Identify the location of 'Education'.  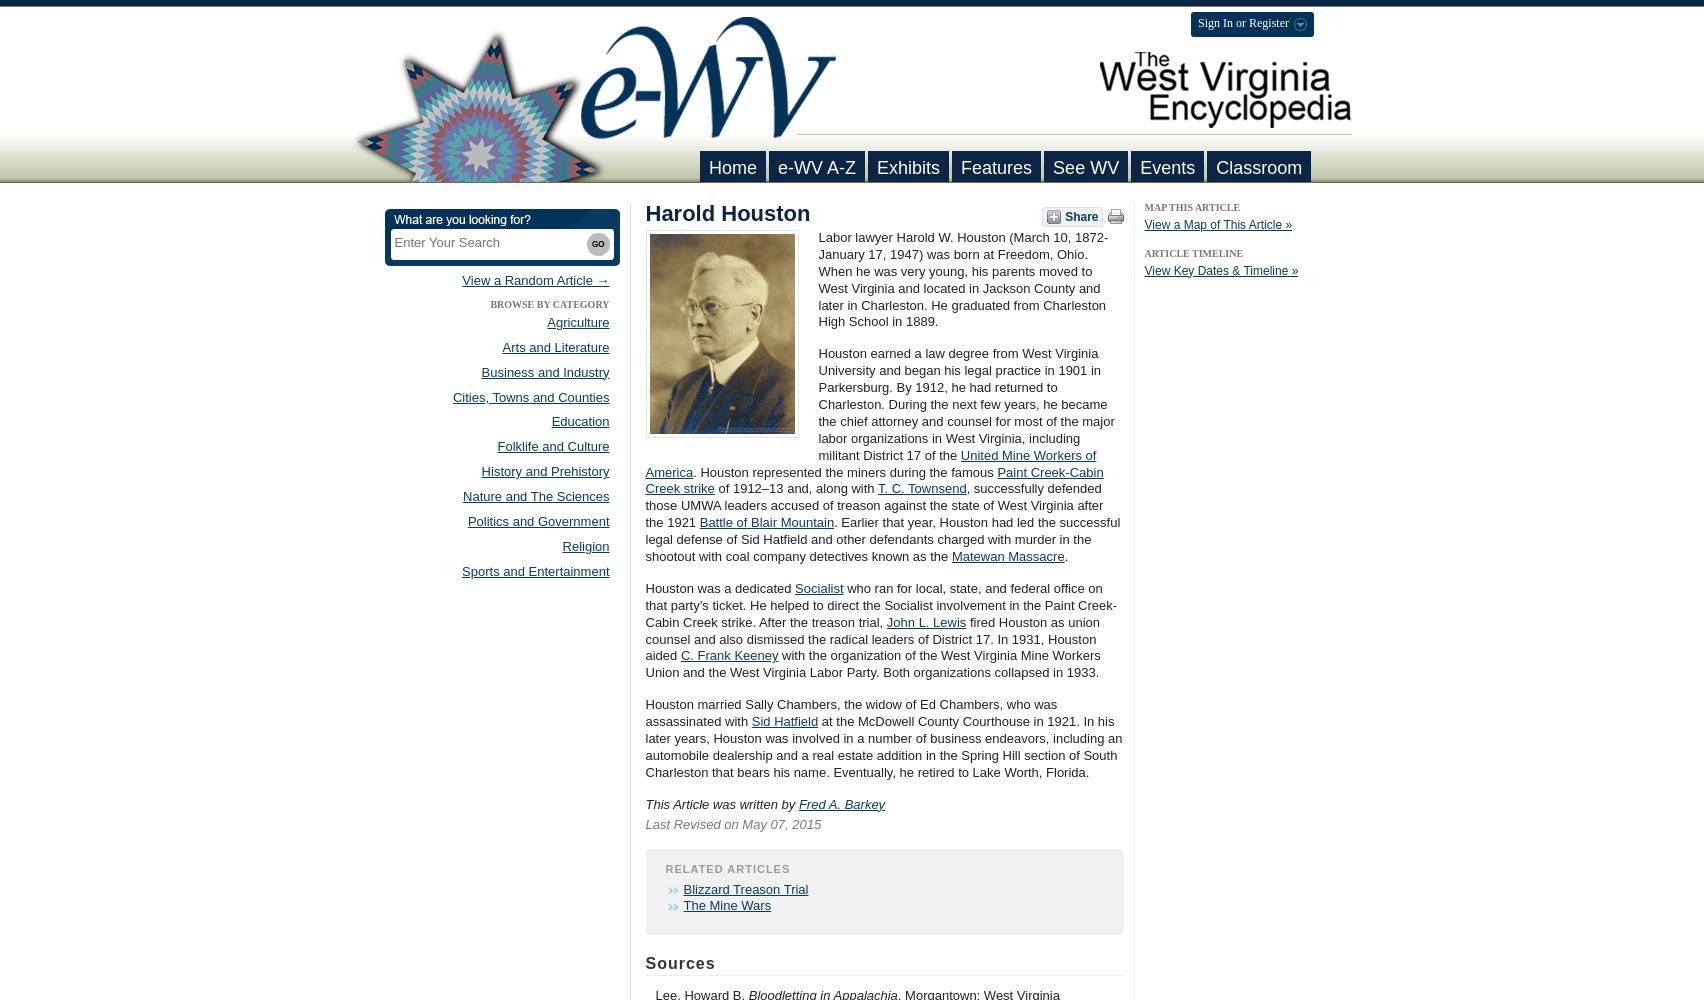
(580, 421).